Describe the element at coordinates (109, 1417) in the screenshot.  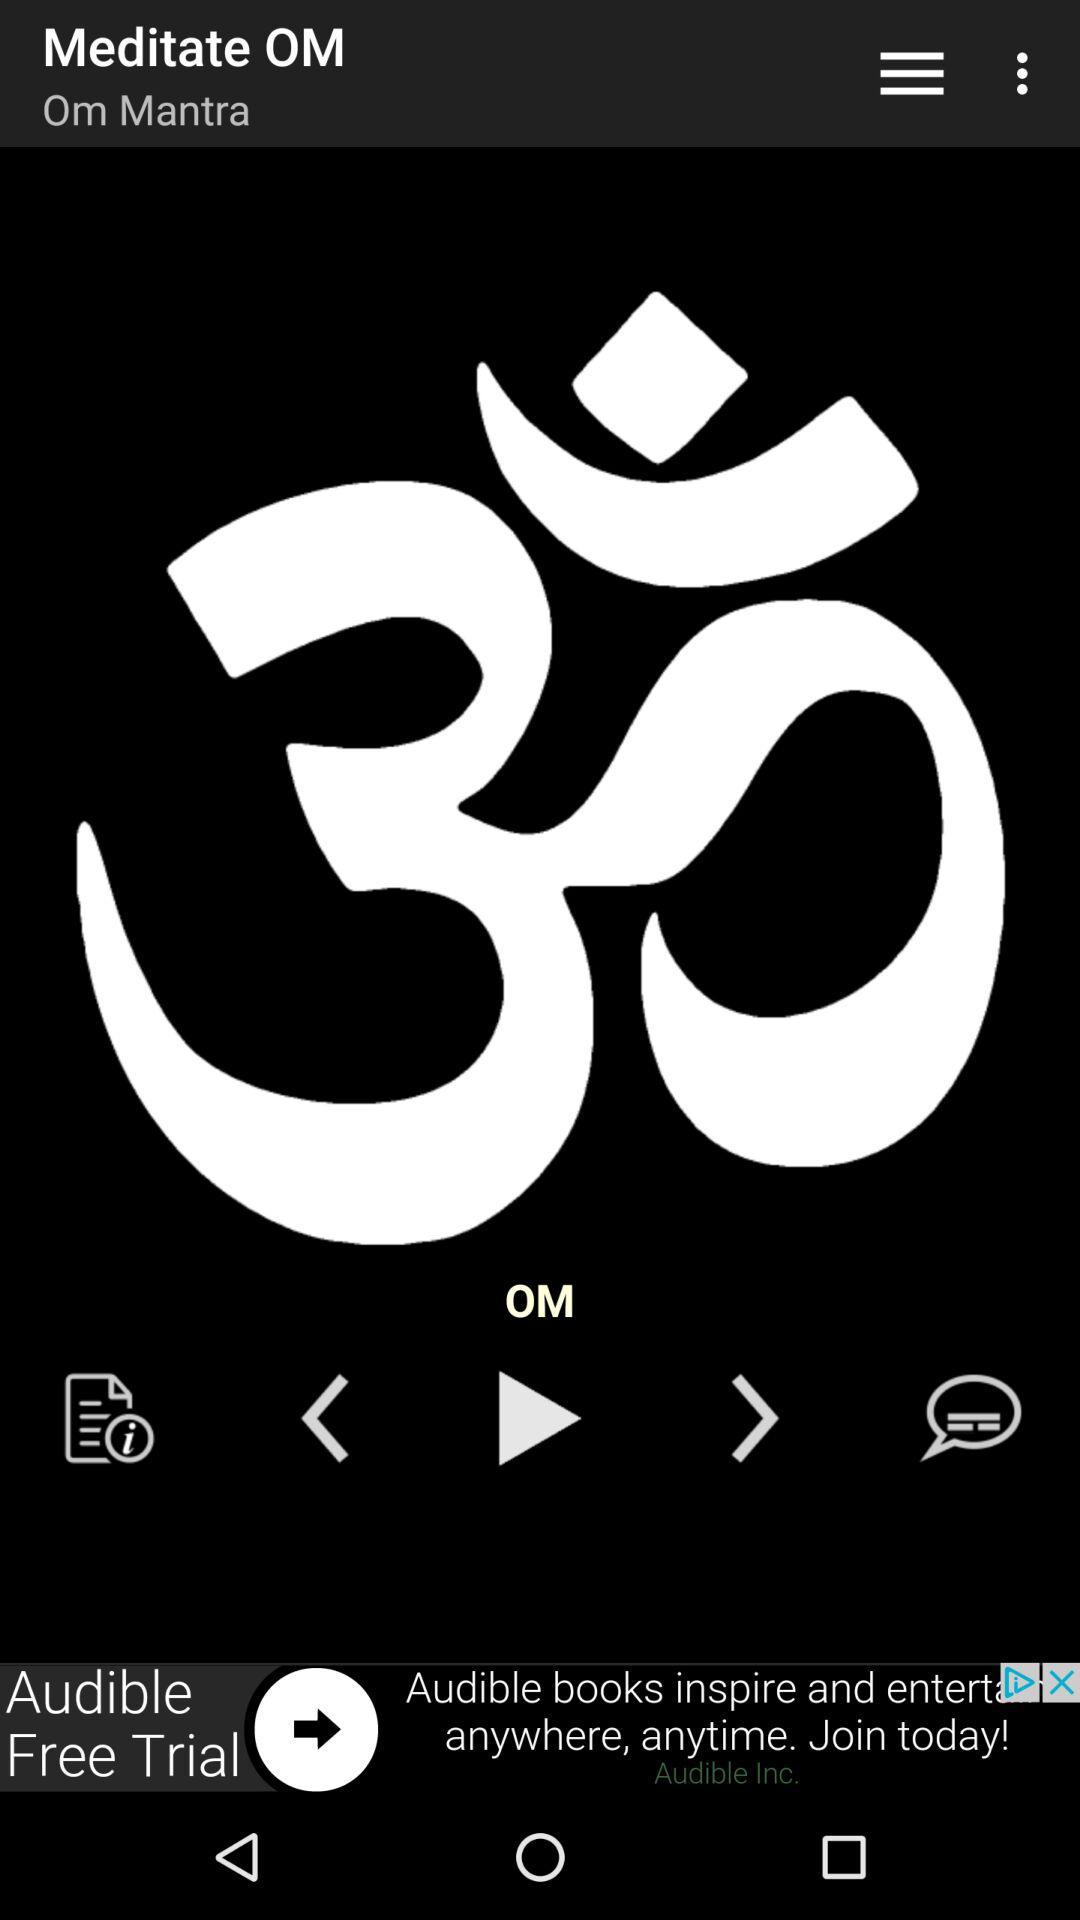
I see `text in previouse` at that location.